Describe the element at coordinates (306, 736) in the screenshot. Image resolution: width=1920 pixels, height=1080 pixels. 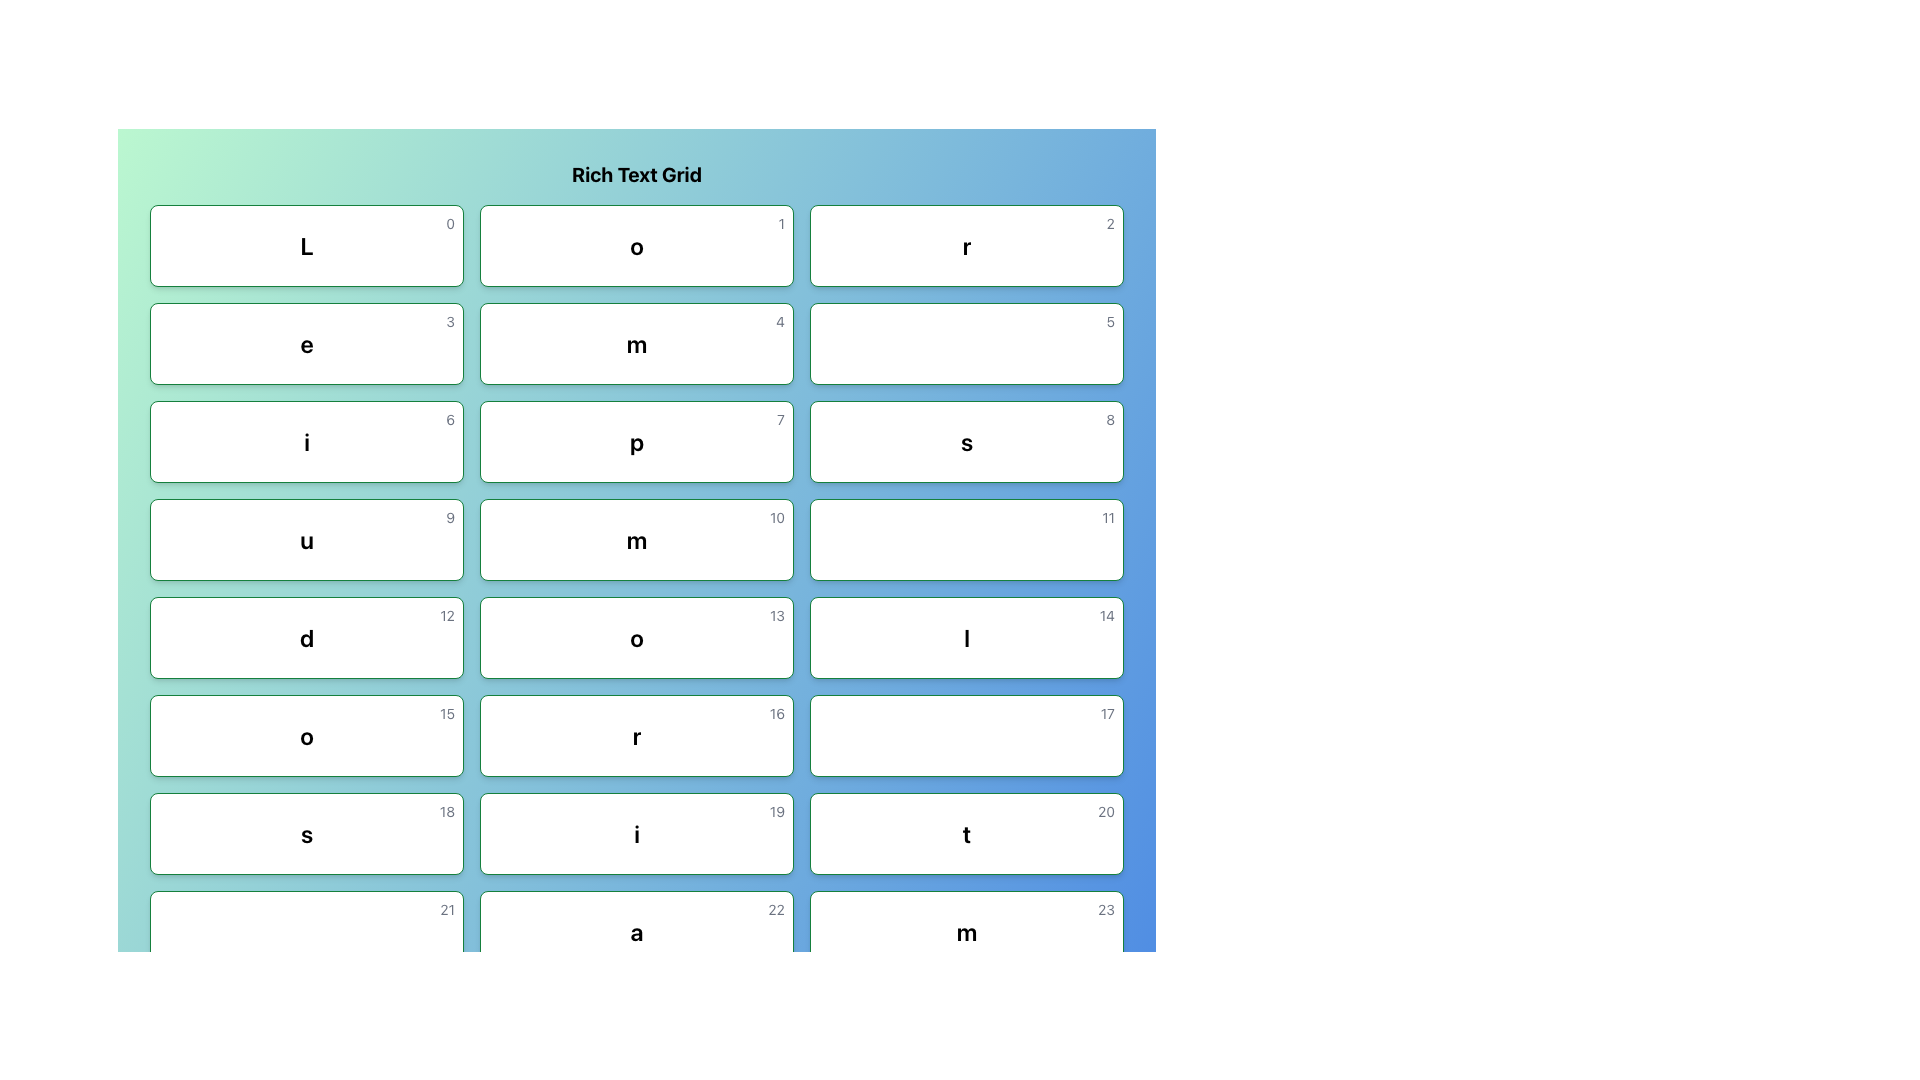
I see `the contents of the grid cell component located in the fourth row and second column, which features a large bold character 'o' and a smaller number '15' in the top-right corner` at that location.